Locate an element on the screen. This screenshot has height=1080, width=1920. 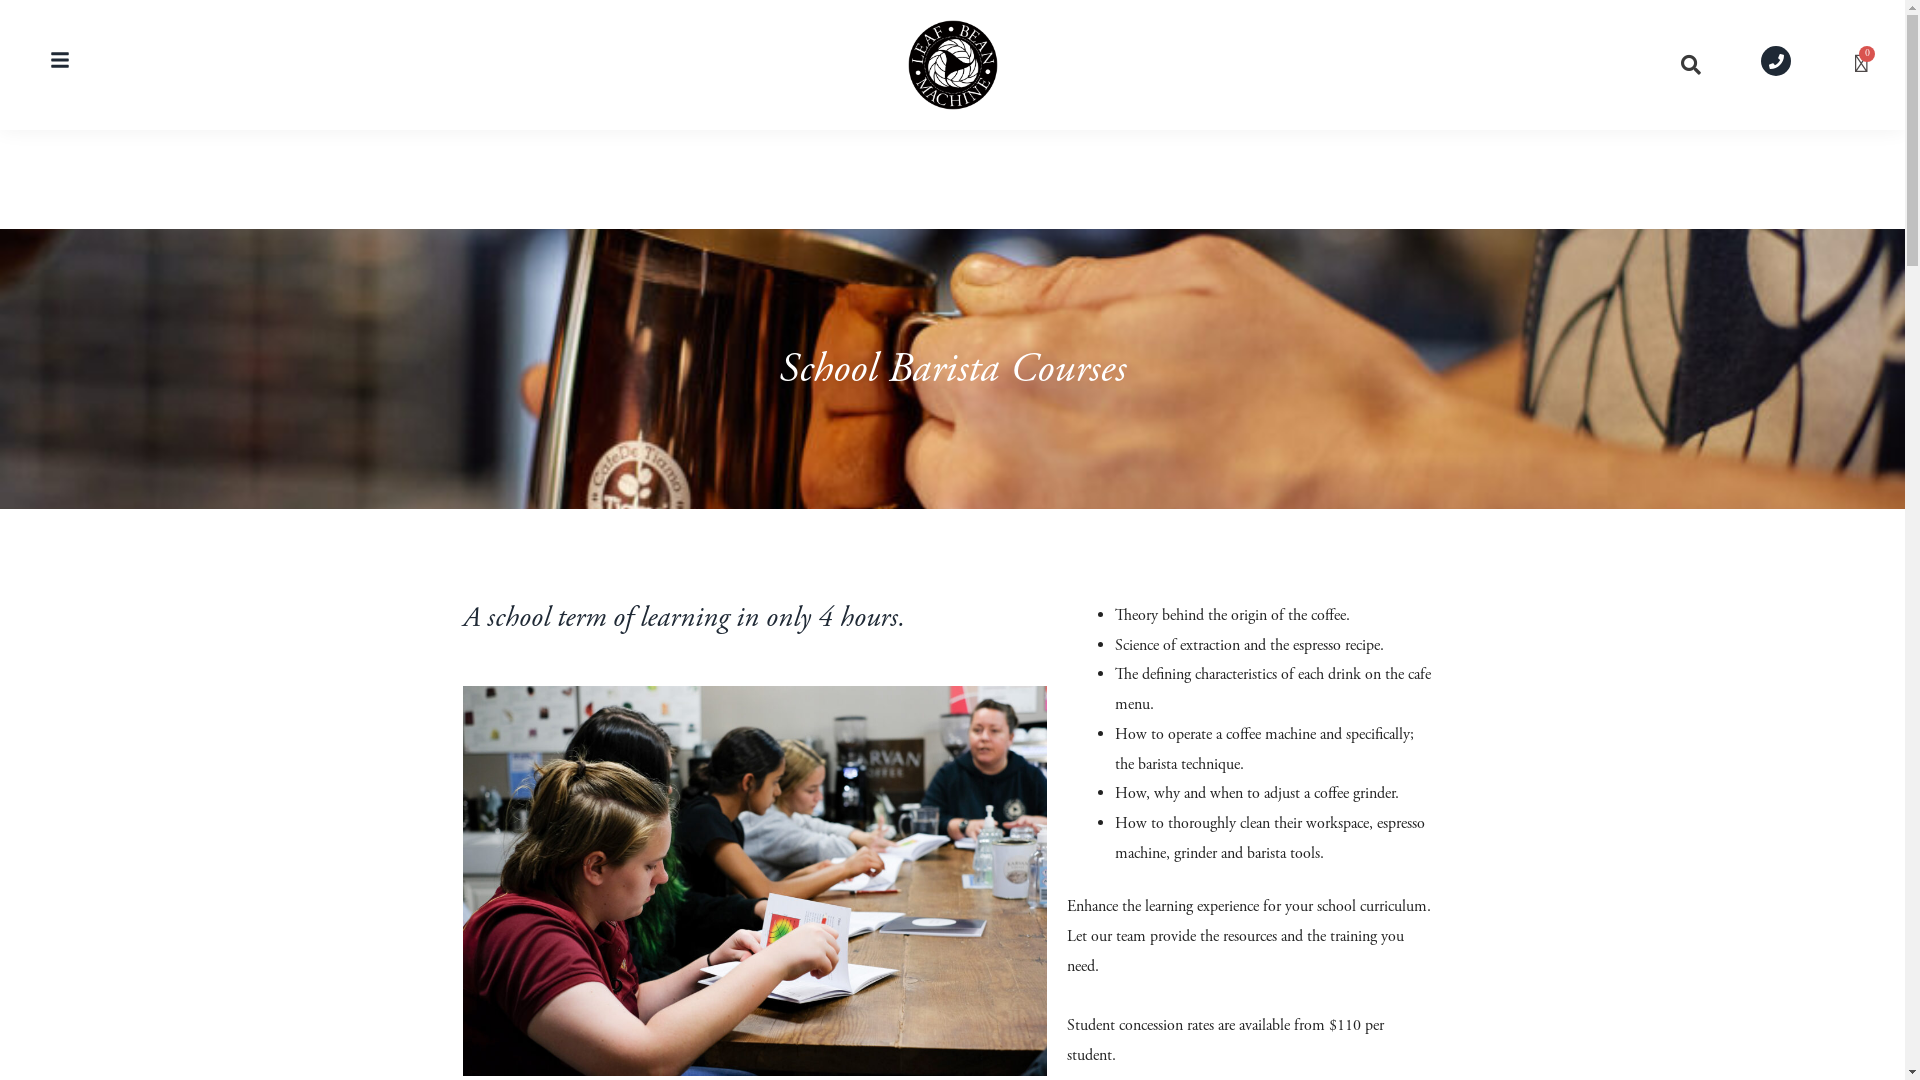
'Phone' is located at coordinates (1776, 60).